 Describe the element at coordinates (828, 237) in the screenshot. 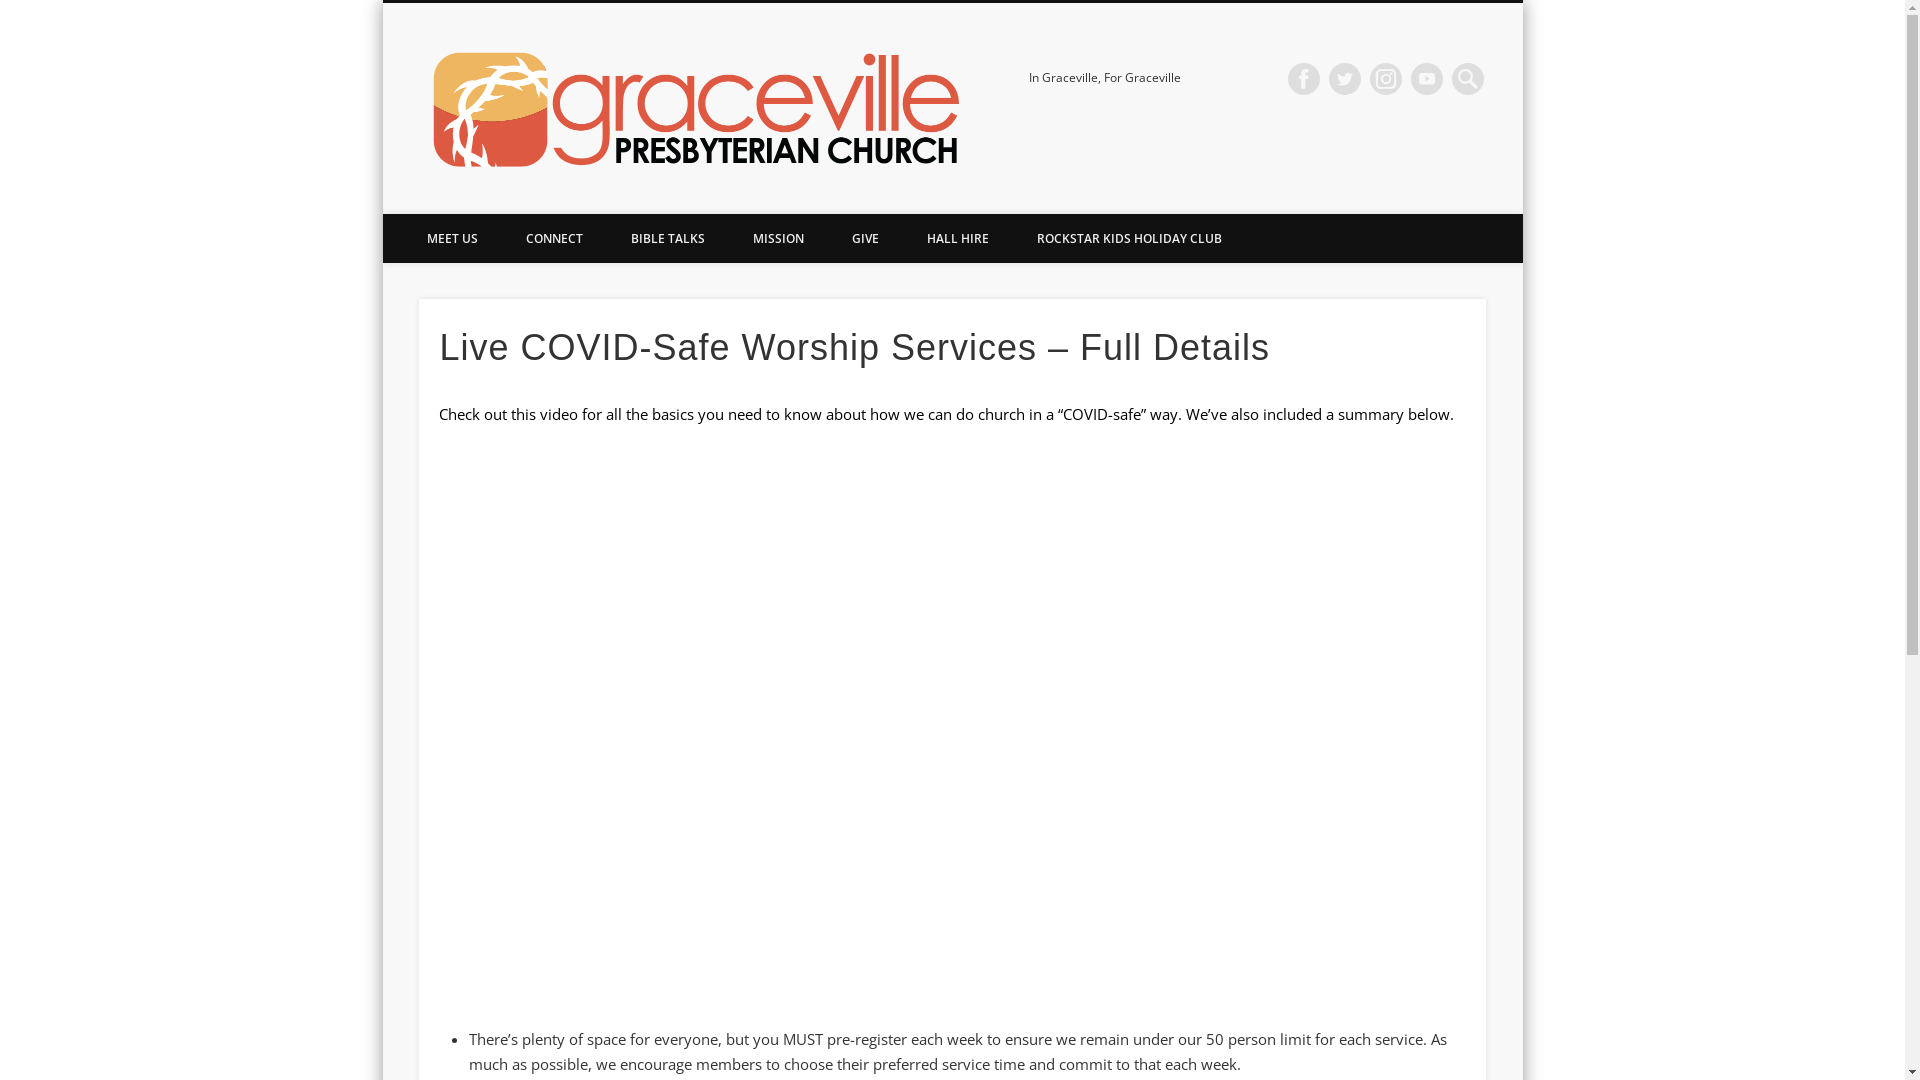

I see `'GIVE'` at that location.